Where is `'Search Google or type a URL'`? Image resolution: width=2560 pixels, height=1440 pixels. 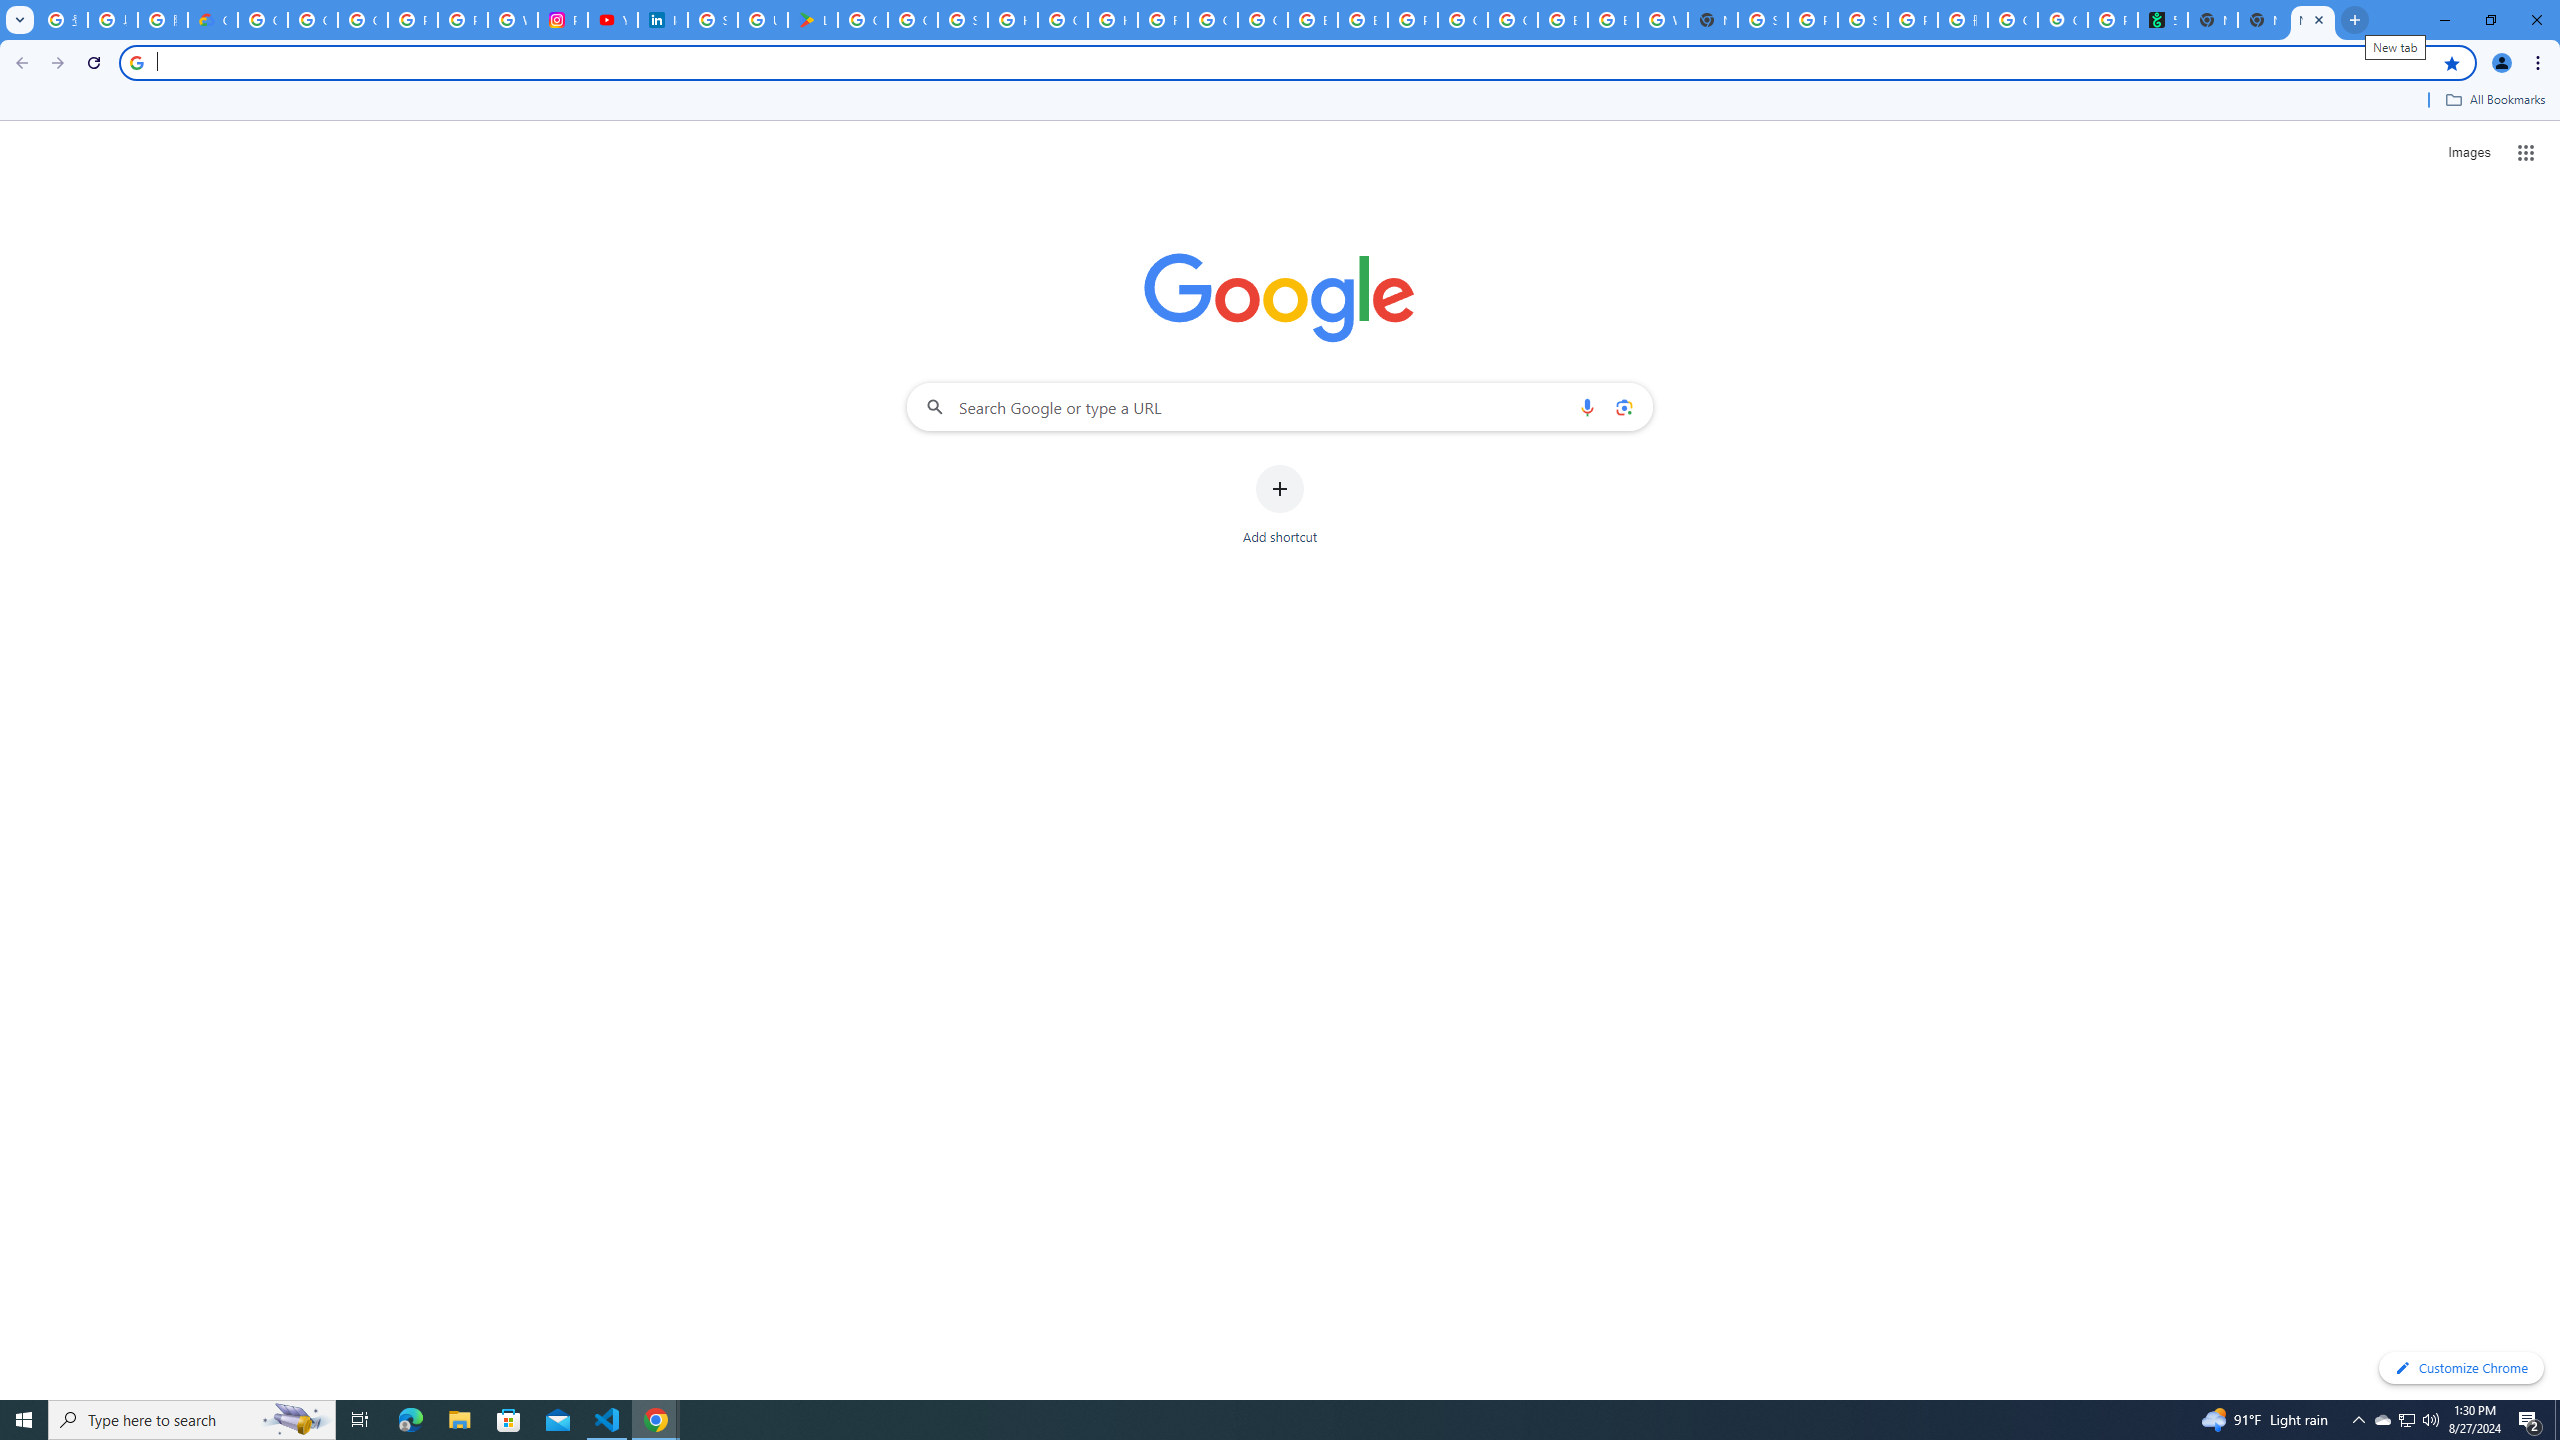 'Search Google or type a URL' is located at coordinates (1280, 405).